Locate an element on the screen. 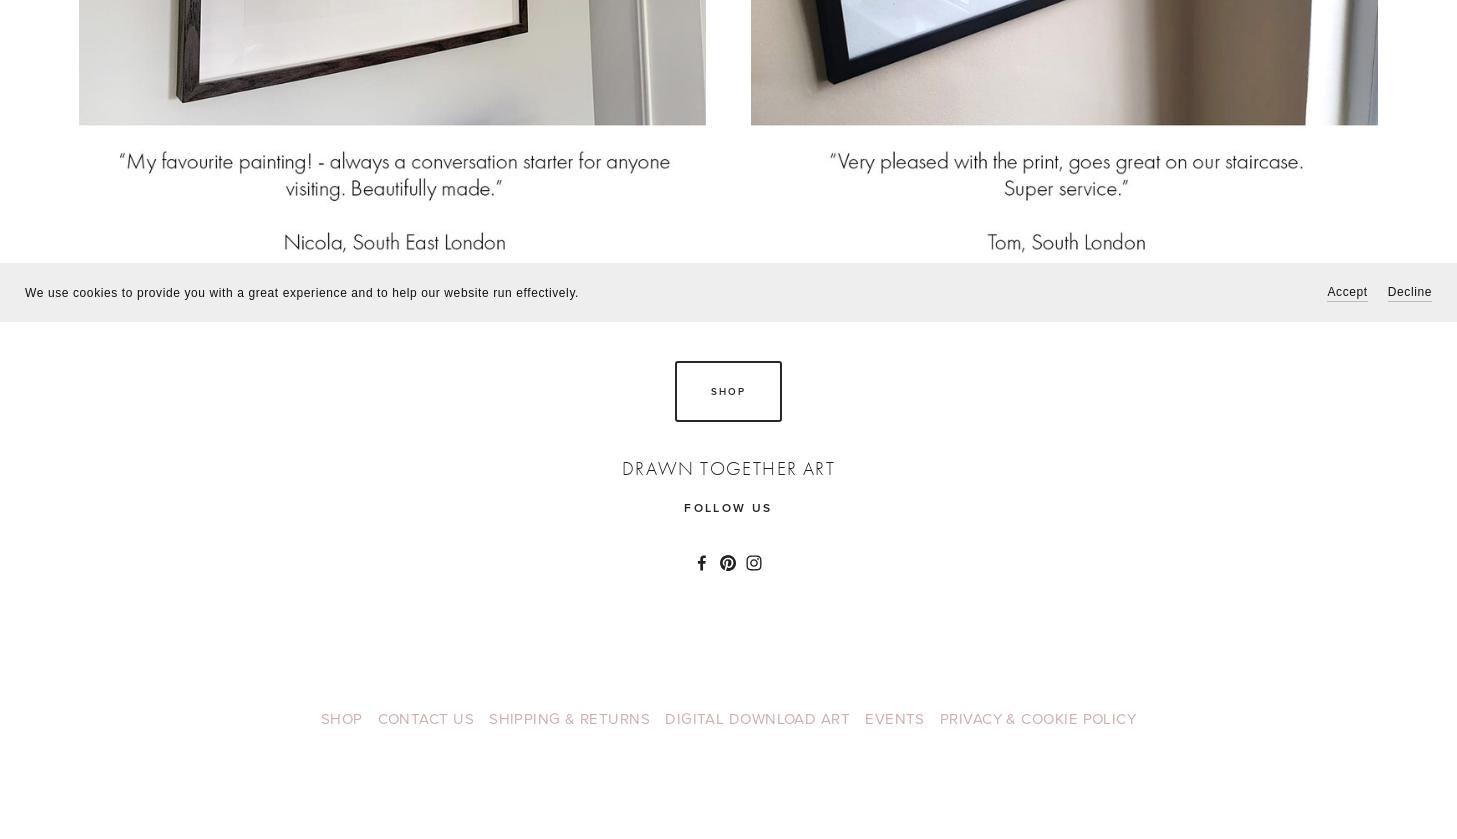 This screenshot has width=1457, height=839. 'Accept' is located at coordinates (1346, 291).